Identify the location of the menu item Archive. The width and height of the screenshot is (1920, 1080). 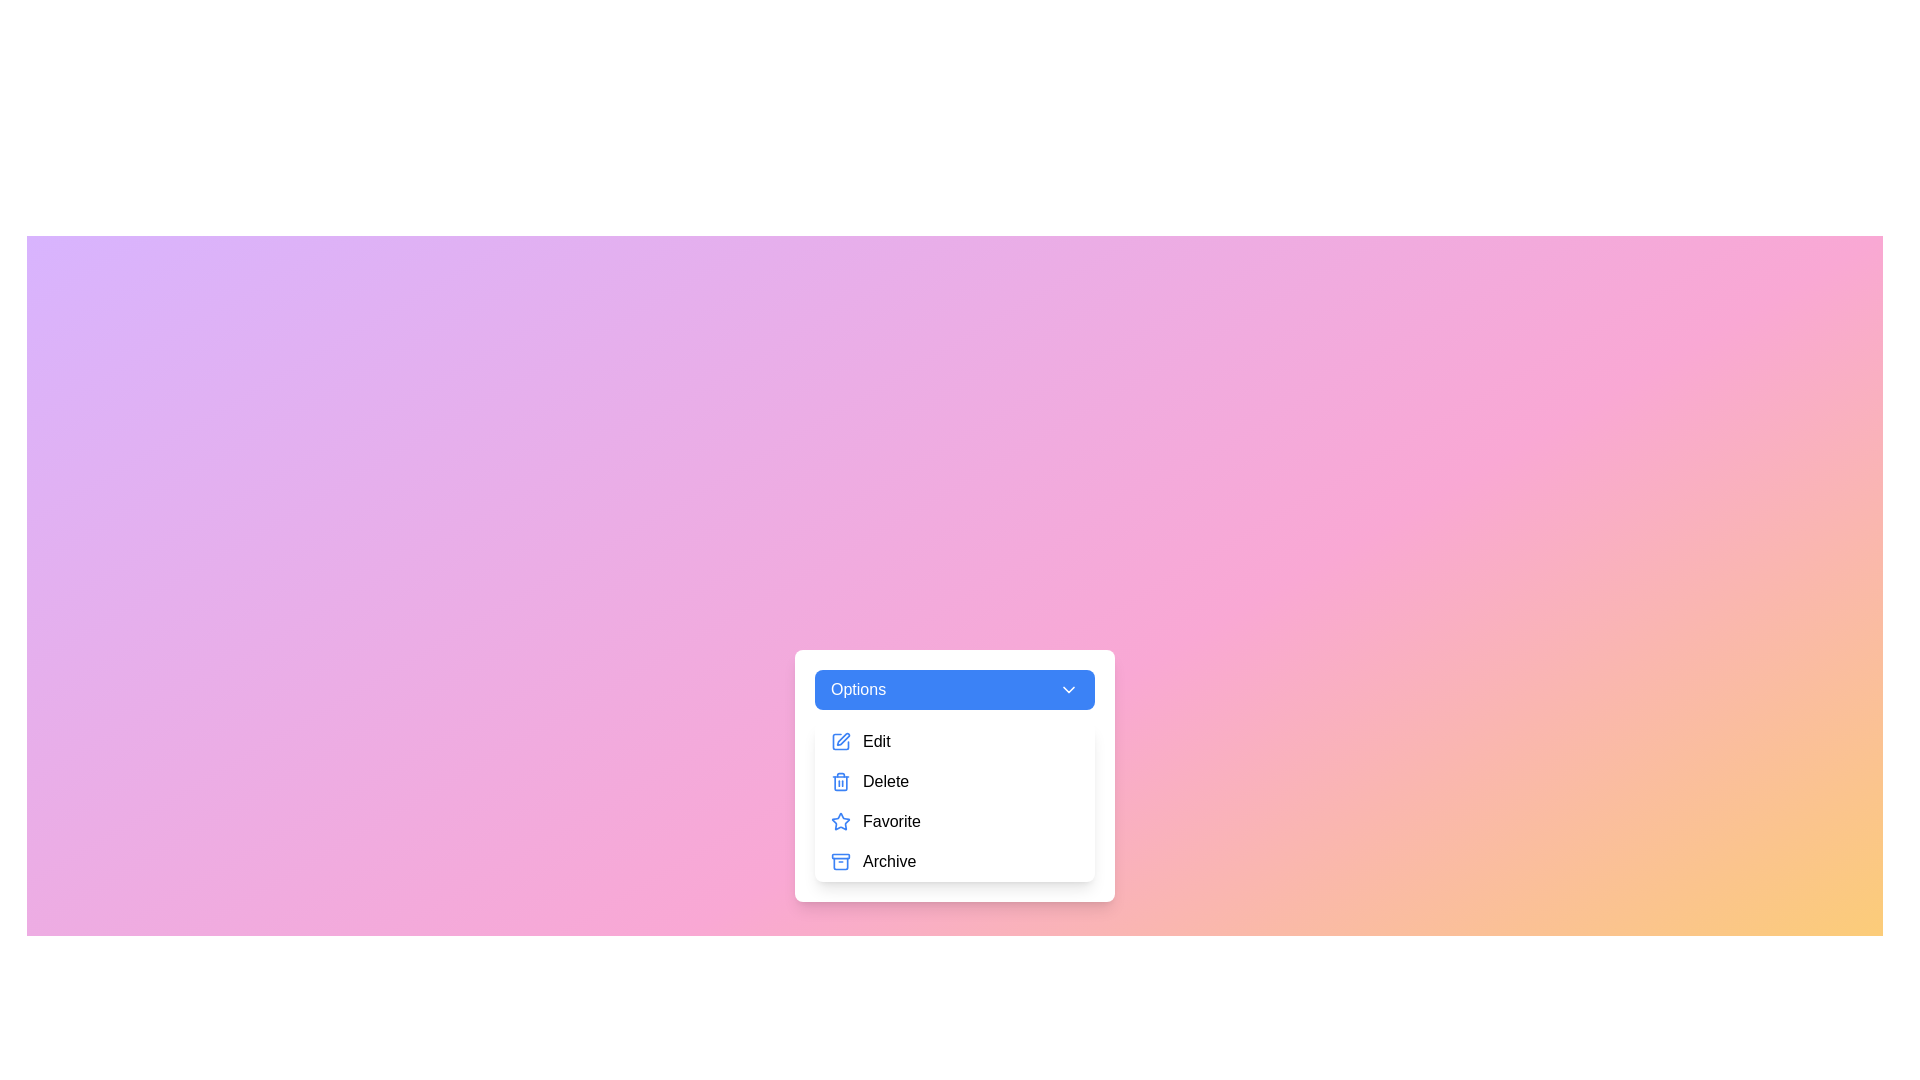
(954, 860).